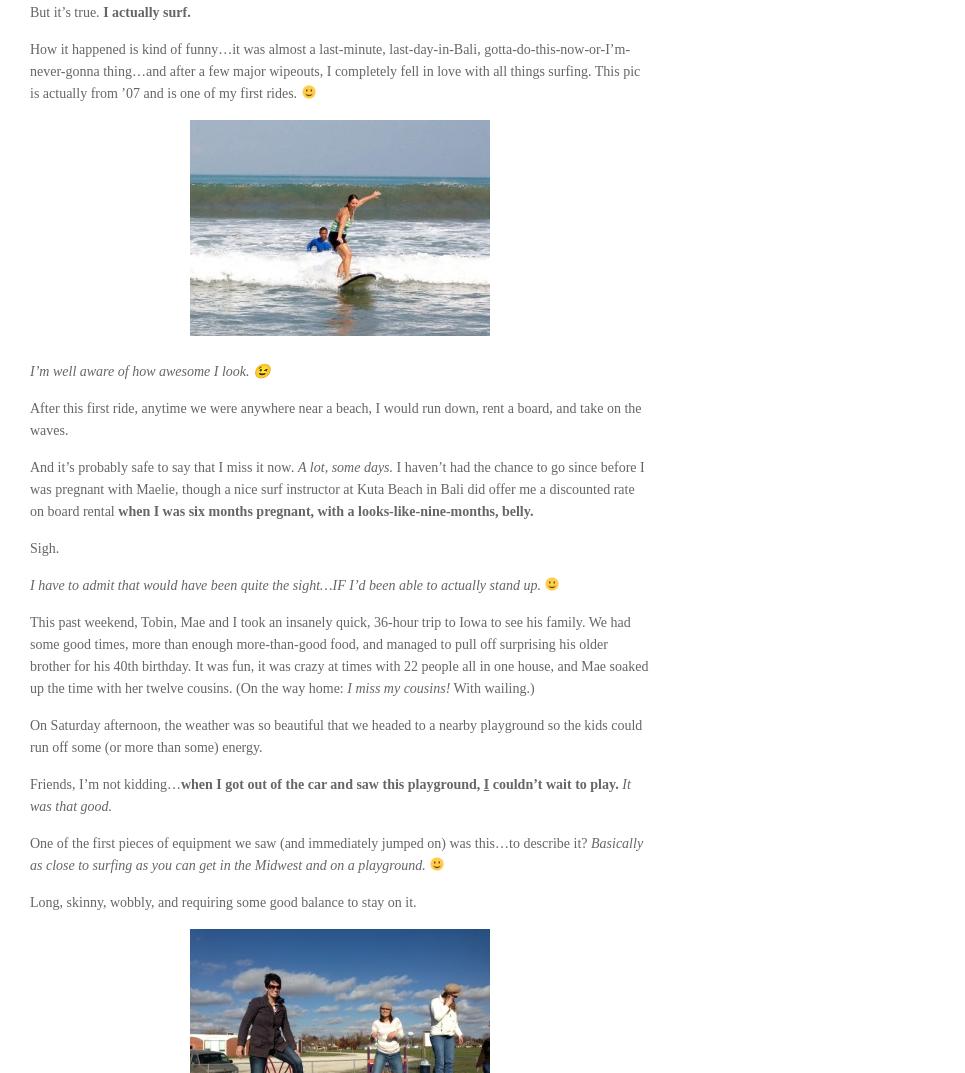 The image size is (965, 1073). I want to click on 'This past weekend, Tobin, Mae and I took an insanely quick, 36-hour trip to Iowa to see his family. We had some good times, more than enough more-than-good food, and managed to pull off surprising his older brother for his 40th birthday. It was fun, it was crazy at times with 22 people all in one house, and Mae soaked up the time with her twelve cousins. (On the way home:', so click(29, 654).